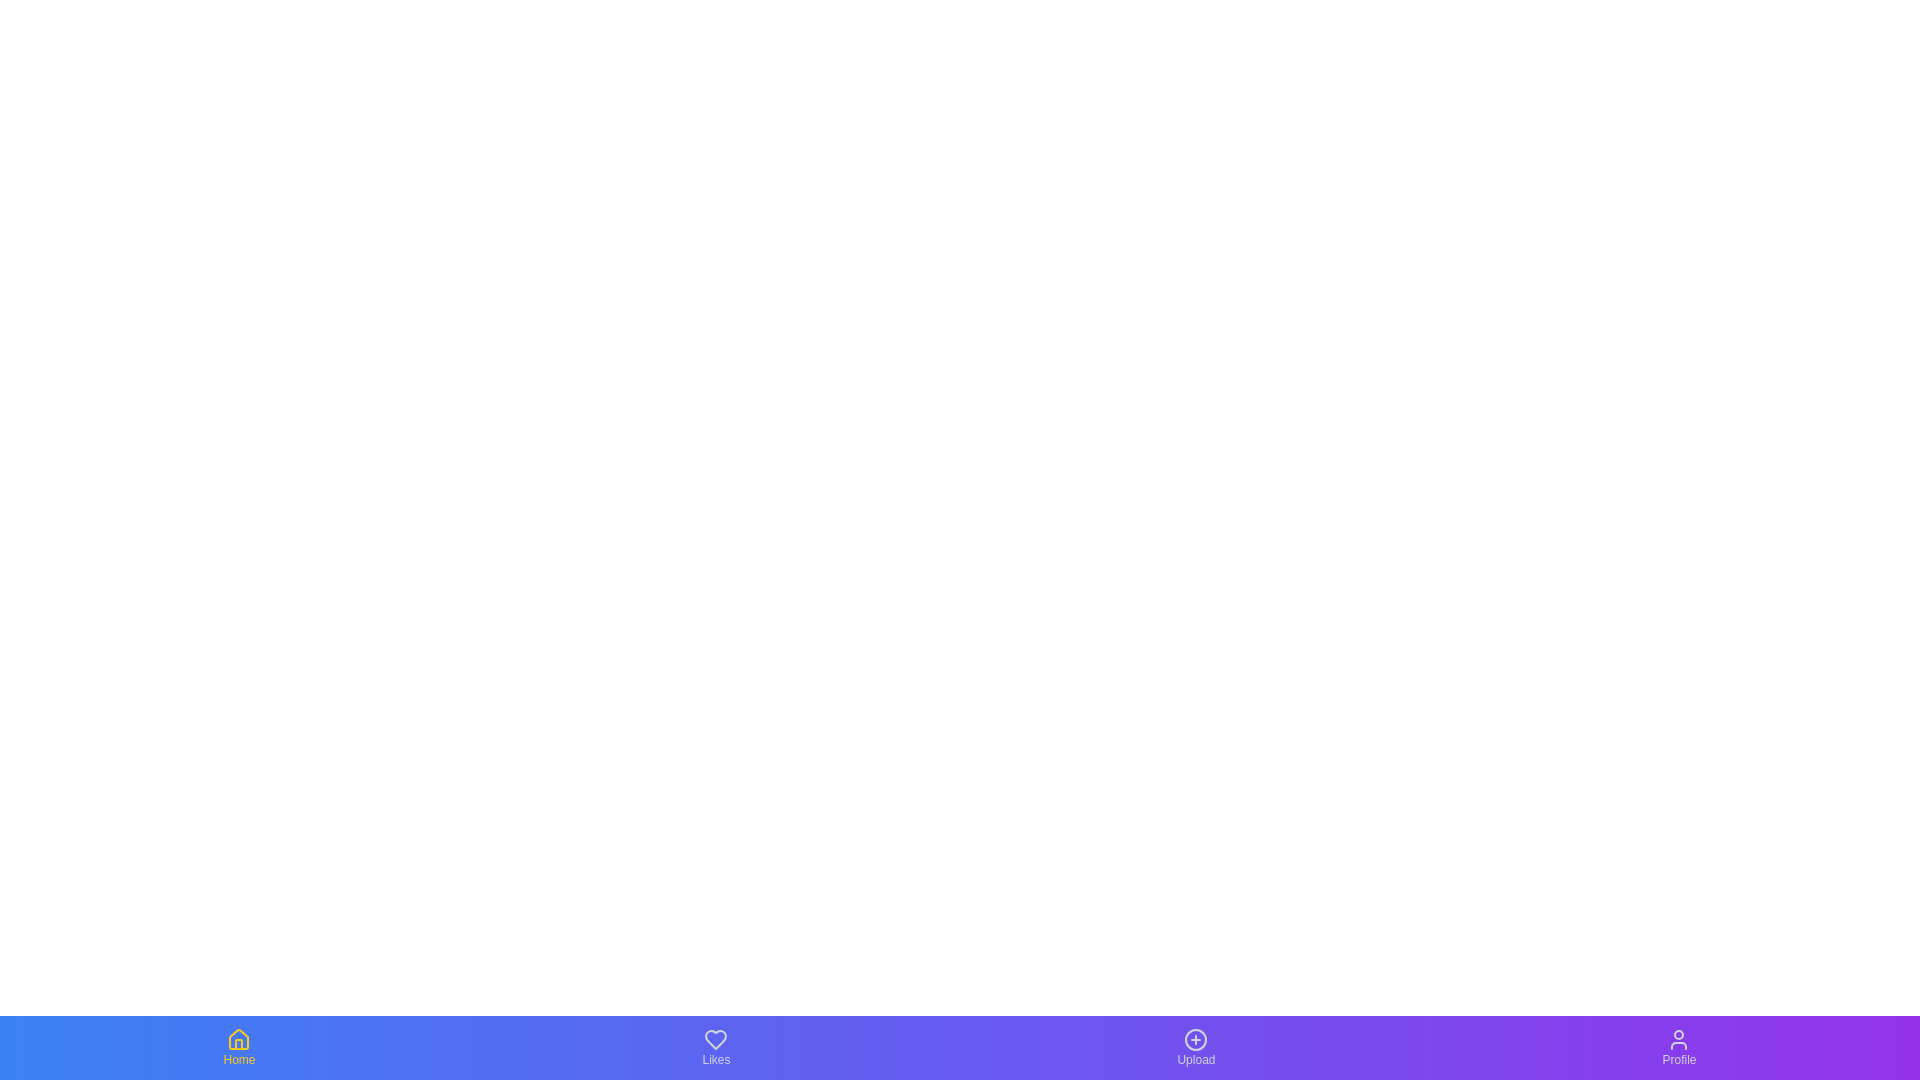 The height and width of the screenshot is (1080, 1920). What do you see at coordinates (715, 1047) in the screenshot?
I see `the Likes tab by clicking on it` at bounding box center [715, 1047].